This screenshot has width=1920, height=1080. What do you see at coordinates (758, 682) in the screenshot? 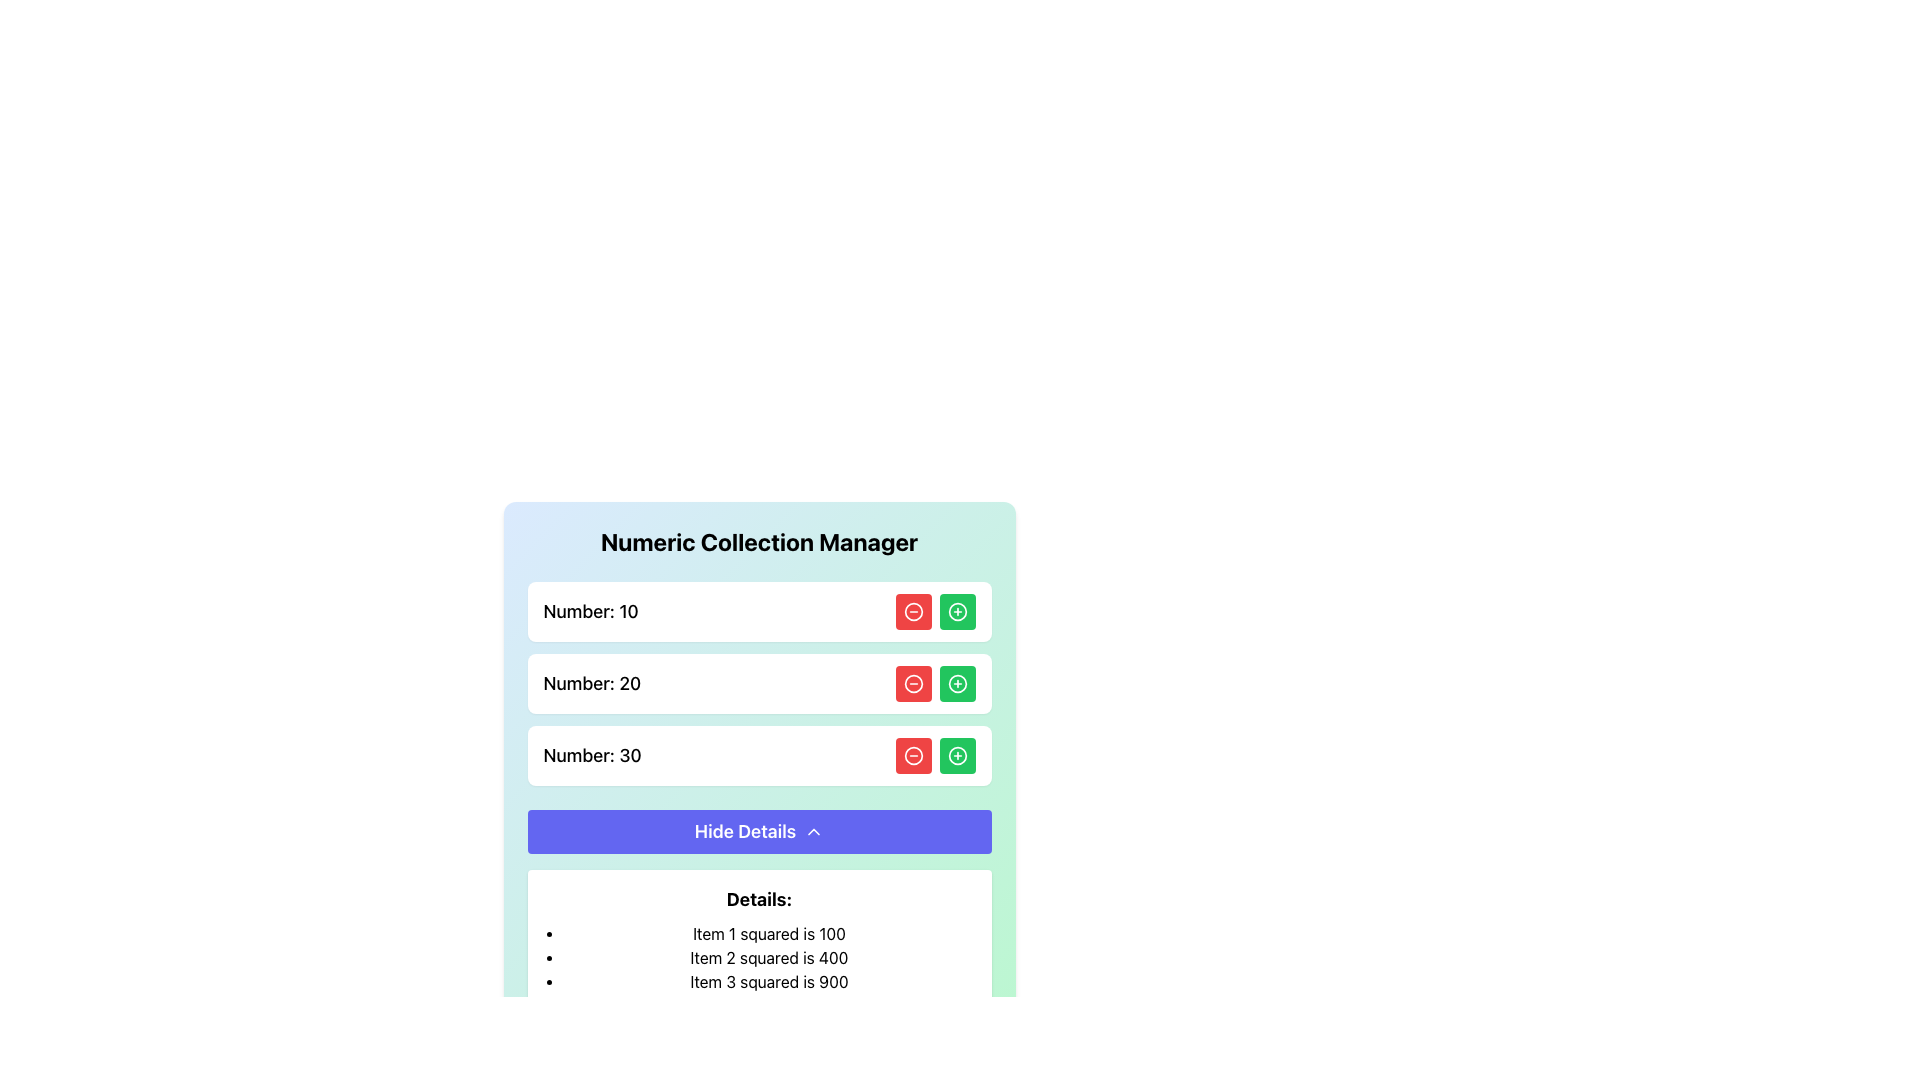
I see `the decrement button of the numeric entry component located between the labels 'Number: 10' and 'Number: 30' to reduce the displayed number` at bounding box center [758, 682].